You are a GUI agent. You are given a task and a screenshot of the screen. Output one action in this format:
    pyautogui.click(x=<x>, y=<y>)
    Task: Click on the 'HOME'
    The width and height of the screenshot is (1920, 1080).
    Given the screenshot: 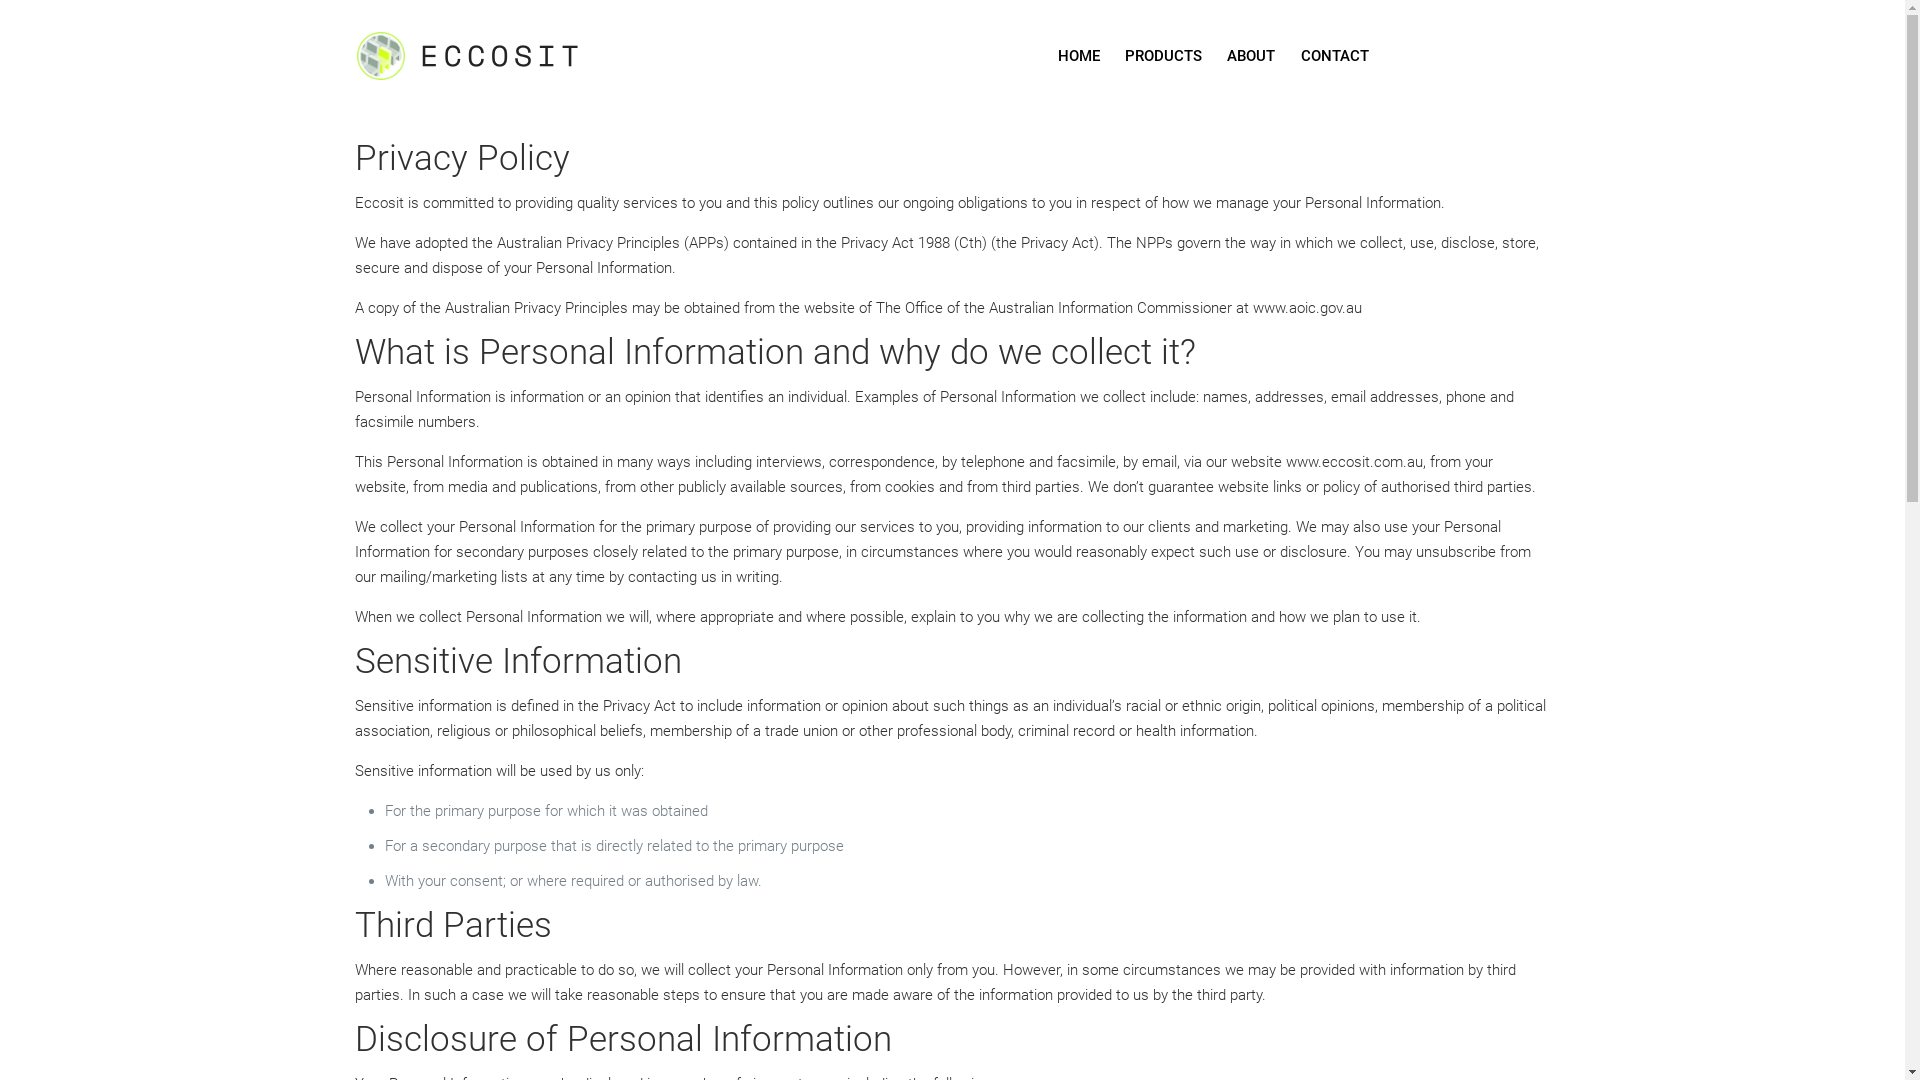 What is the action you would take?
    pyautogui.click(x=1078, y=55)
    